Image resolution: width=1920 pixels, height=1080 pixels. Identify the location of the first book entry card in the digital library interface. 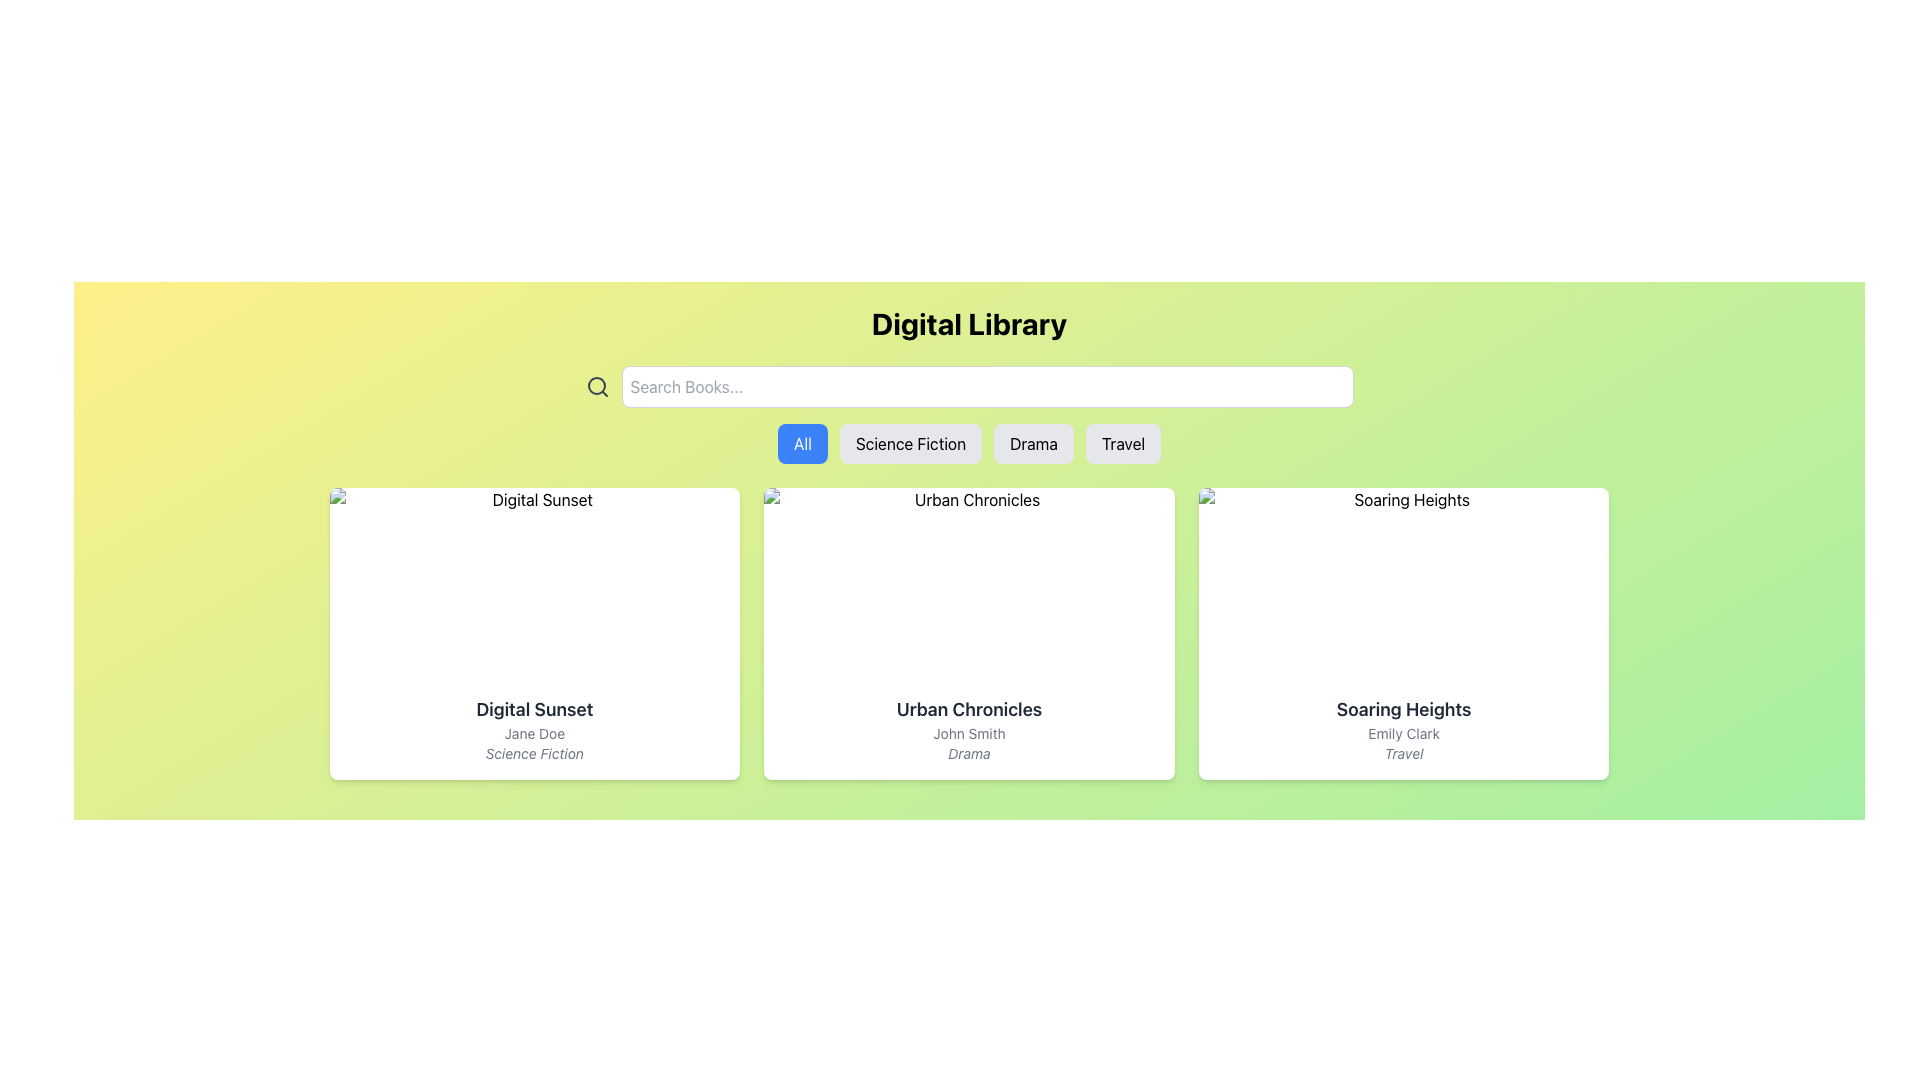
(534, 633).